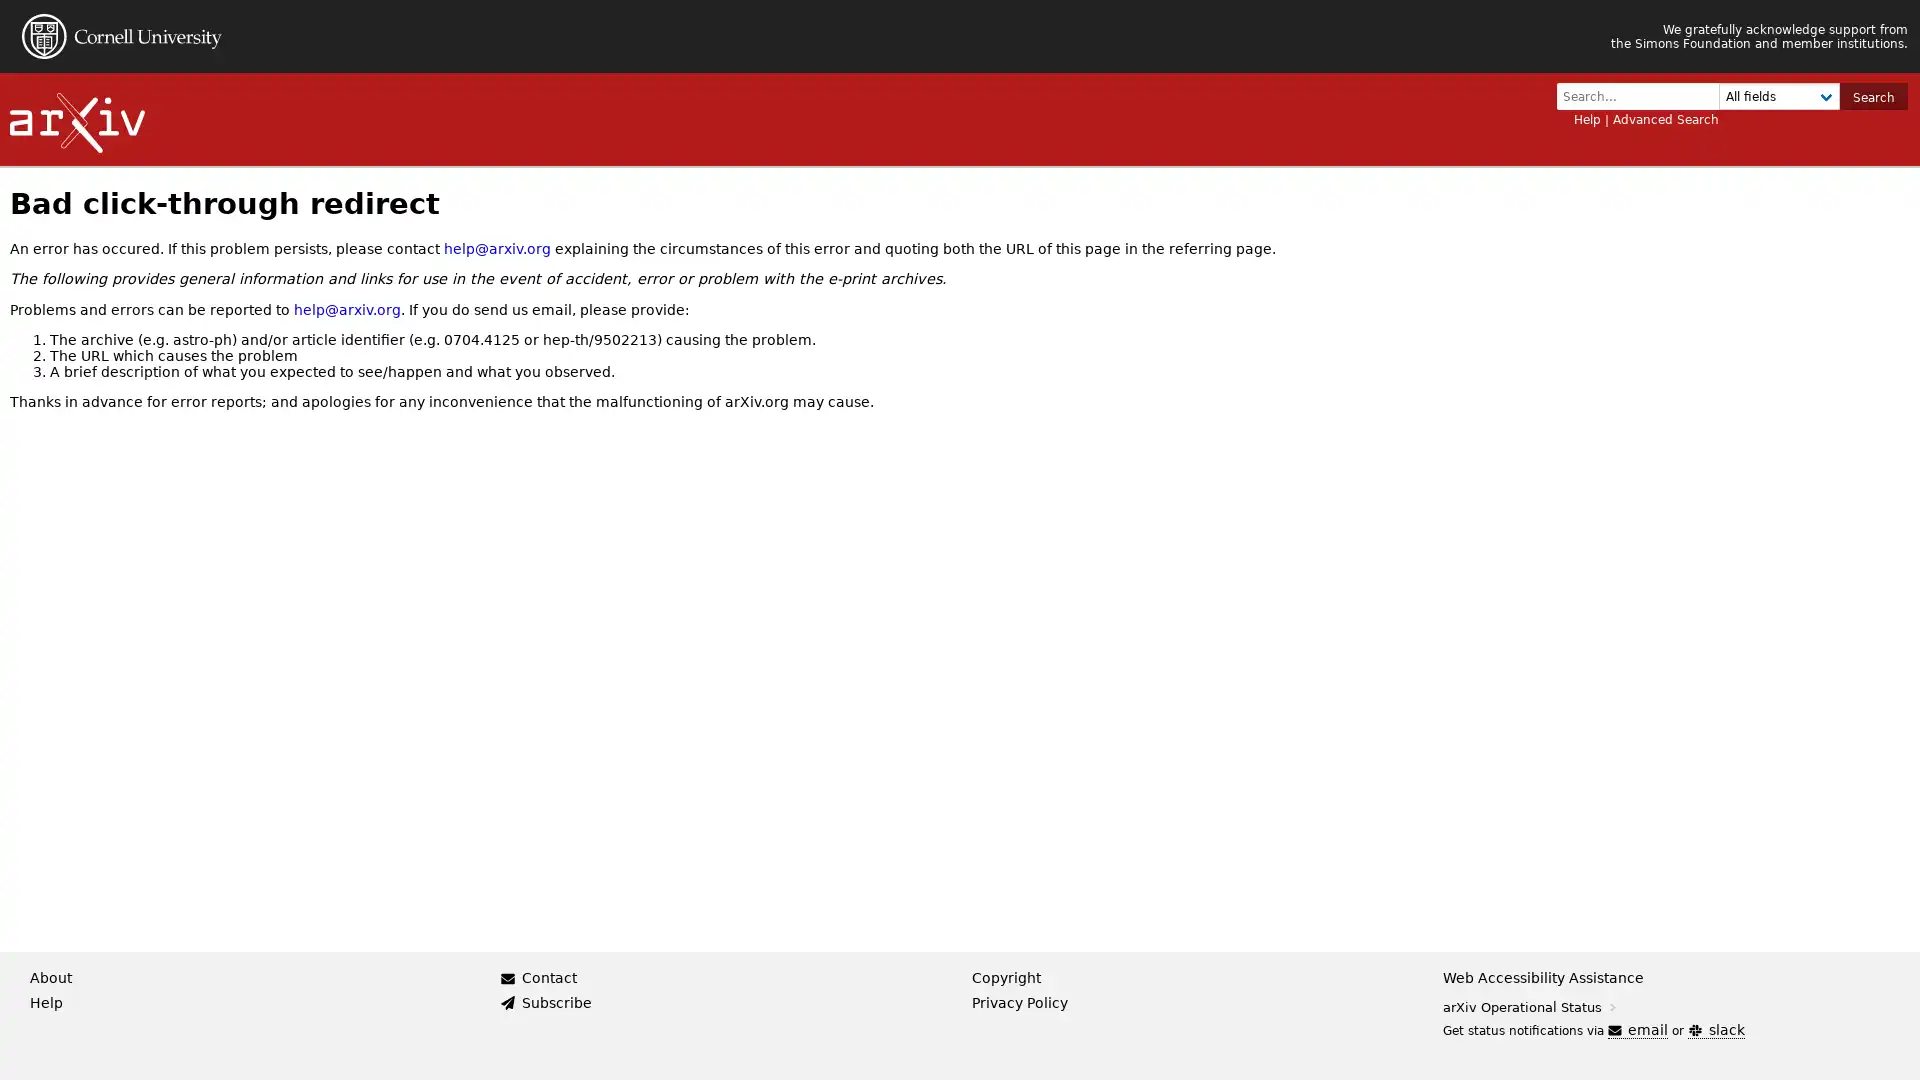 The image size is (1920, 1080). I want to click on Search, so click(1872, 96).